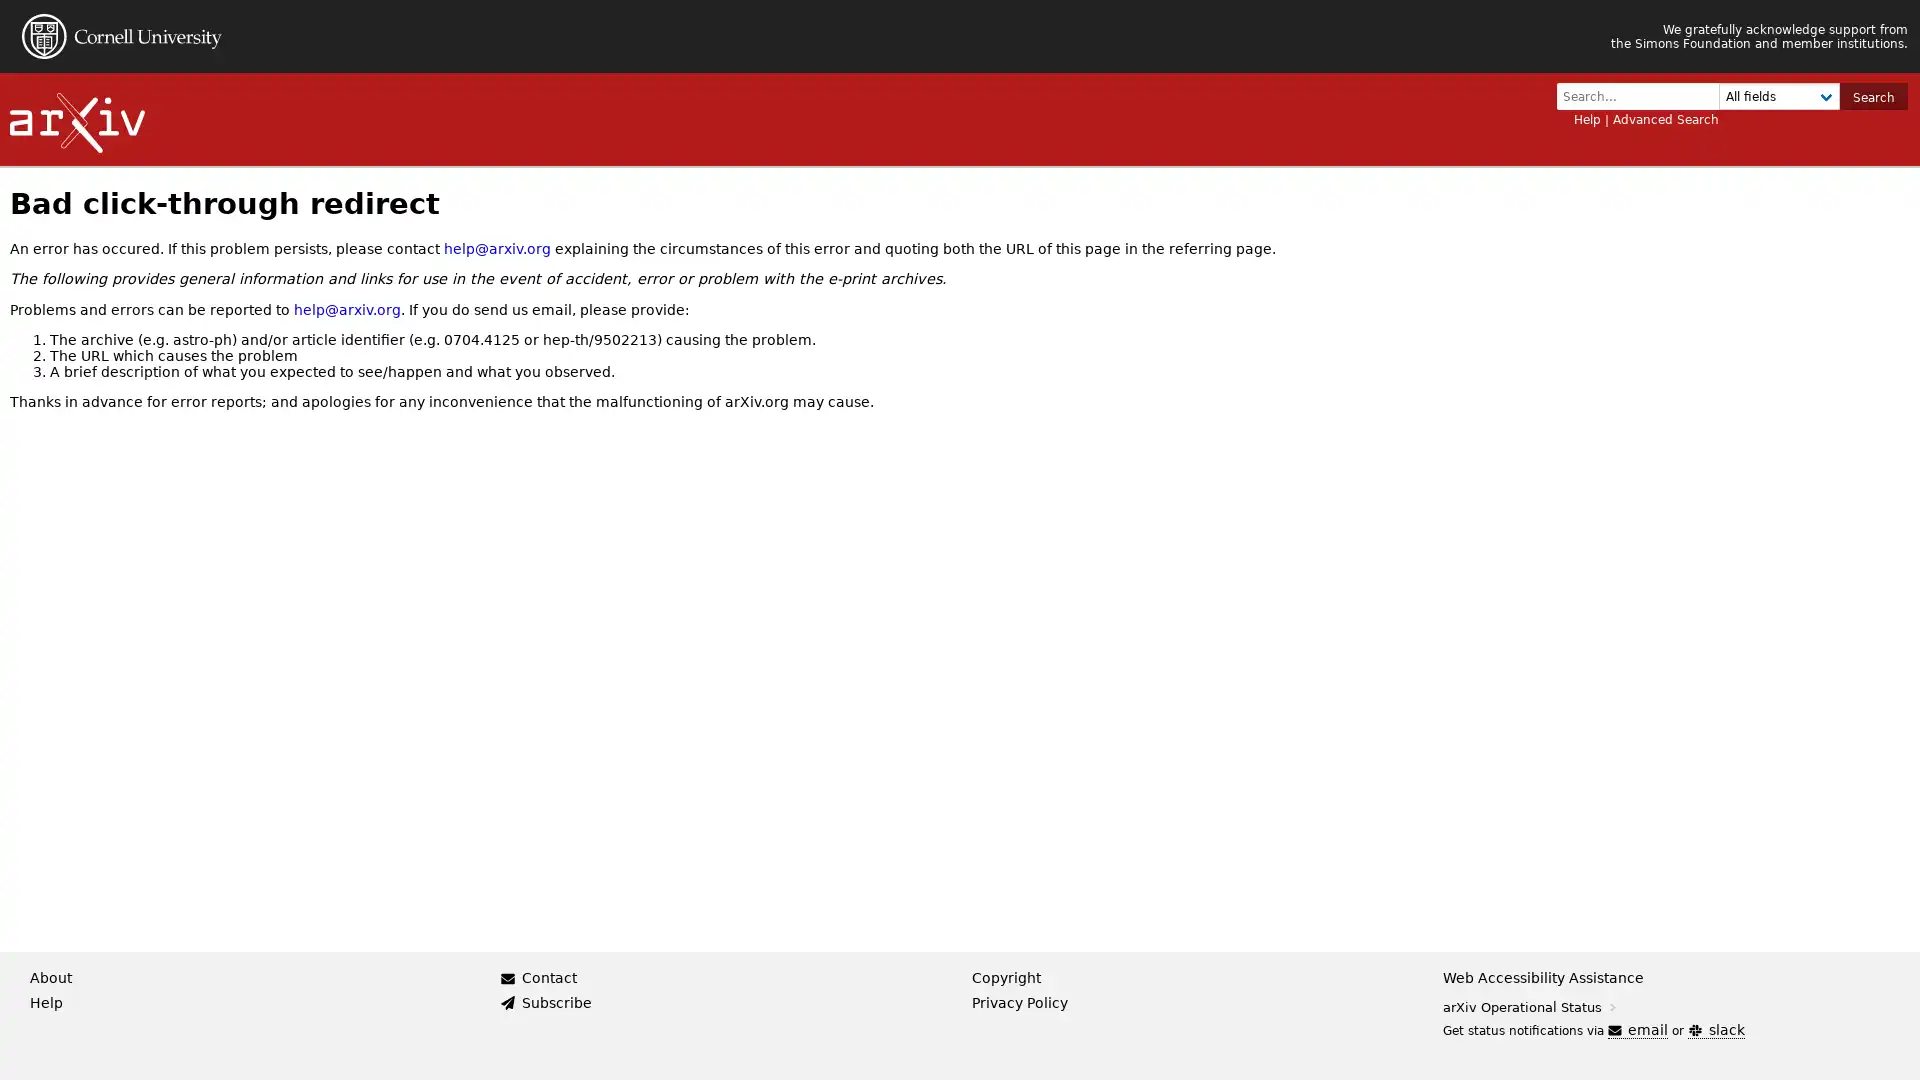 The image size is (1920, 1080). I want to click on Search, so click(1872, 96).